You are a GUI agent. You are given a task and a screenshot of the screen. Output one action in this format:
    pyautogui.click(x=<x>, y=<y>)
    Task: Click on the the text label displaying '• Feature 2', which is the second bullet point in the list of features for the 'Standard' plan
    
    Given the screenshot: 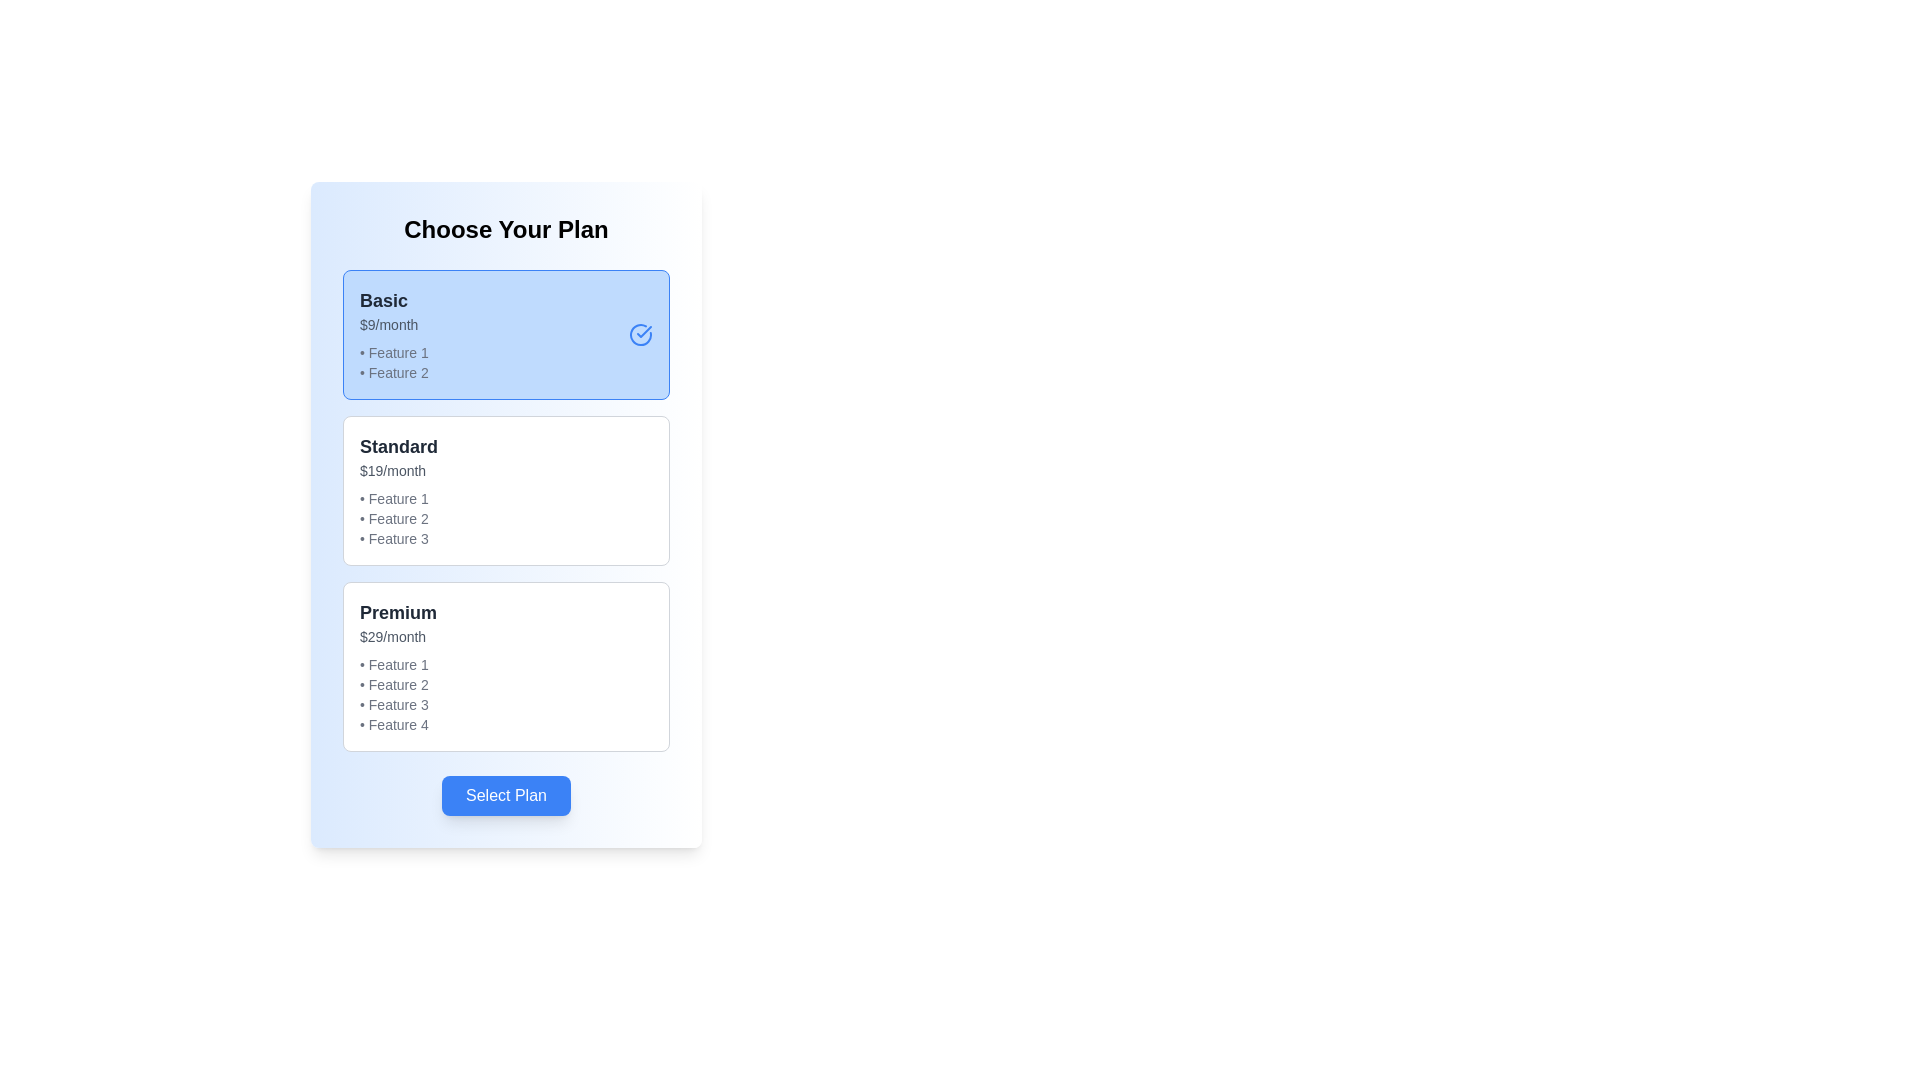 What is the action you would take?
    pyautogui.click(x=398, y=518)
    